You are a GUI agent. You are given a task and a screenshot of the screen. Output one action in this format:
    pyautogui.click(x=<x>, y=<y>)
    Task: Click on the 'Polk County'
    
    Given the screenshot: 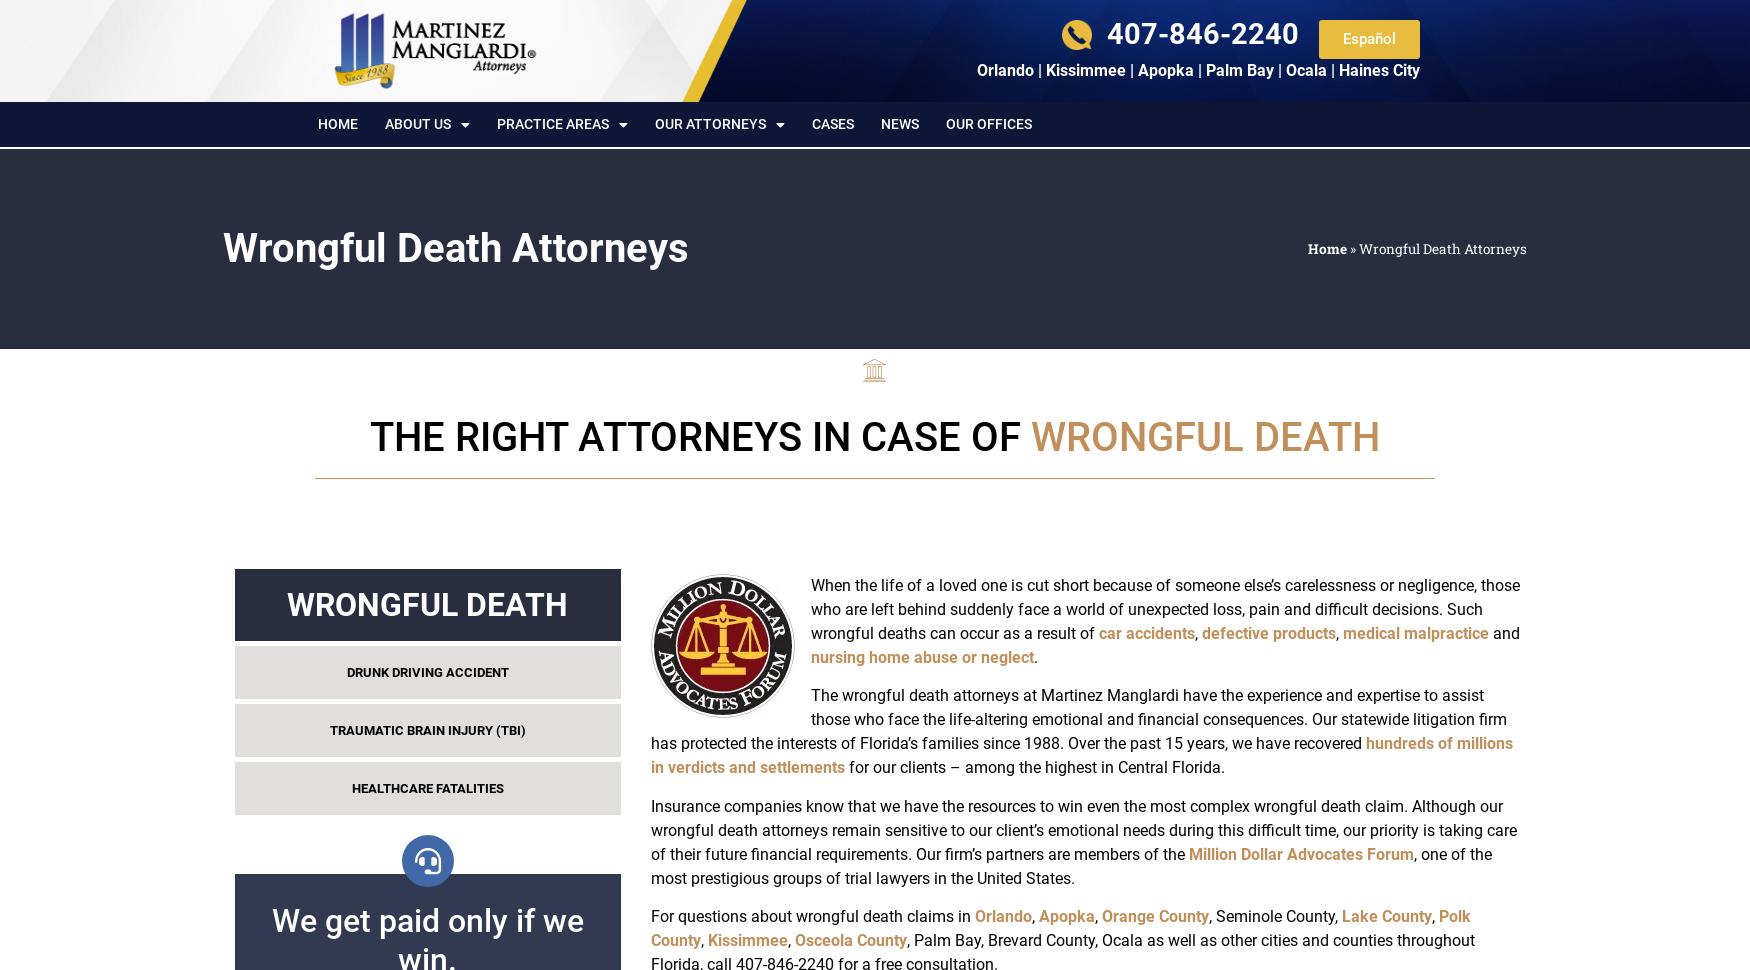 What is the action you would take?
    pyautogui.click(x=648, y=926)
    